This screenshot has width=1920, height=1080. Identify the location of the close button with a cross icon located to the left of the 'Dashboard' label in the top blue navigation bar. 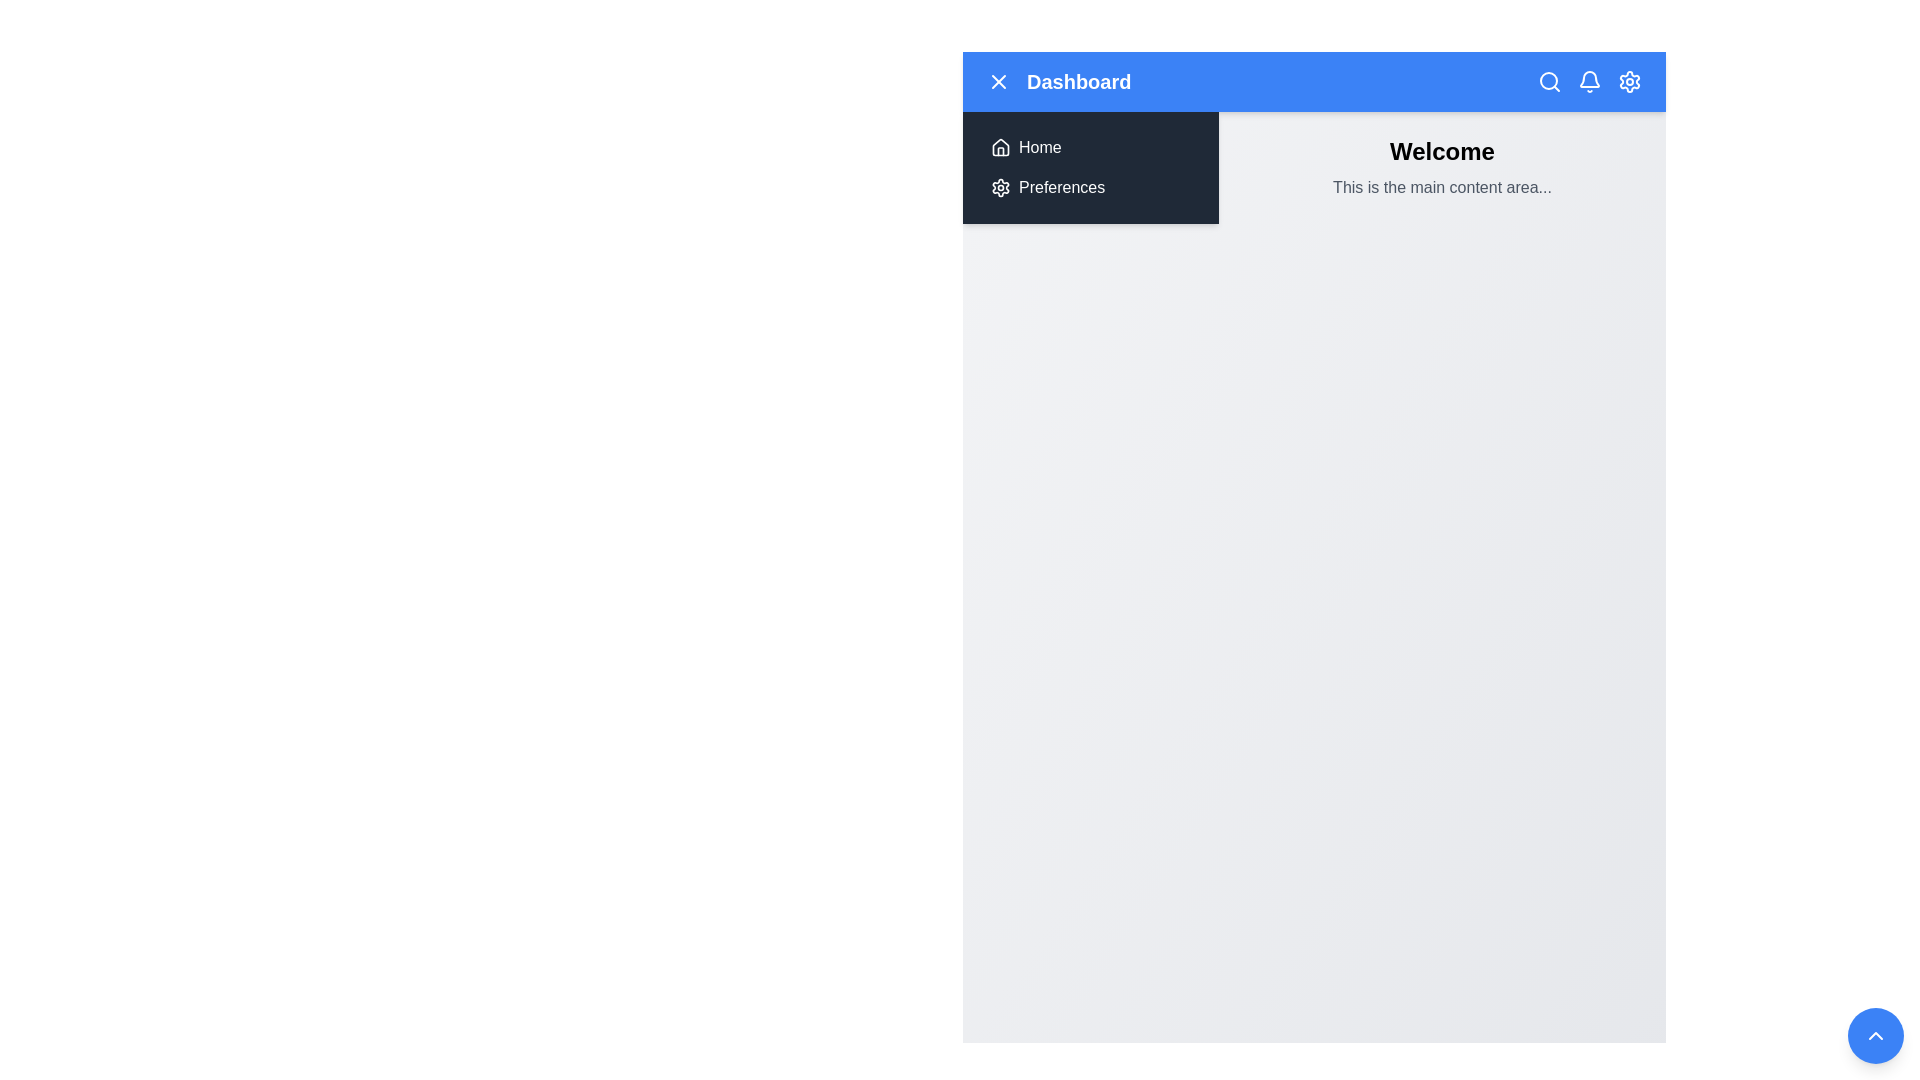
(998, 80).